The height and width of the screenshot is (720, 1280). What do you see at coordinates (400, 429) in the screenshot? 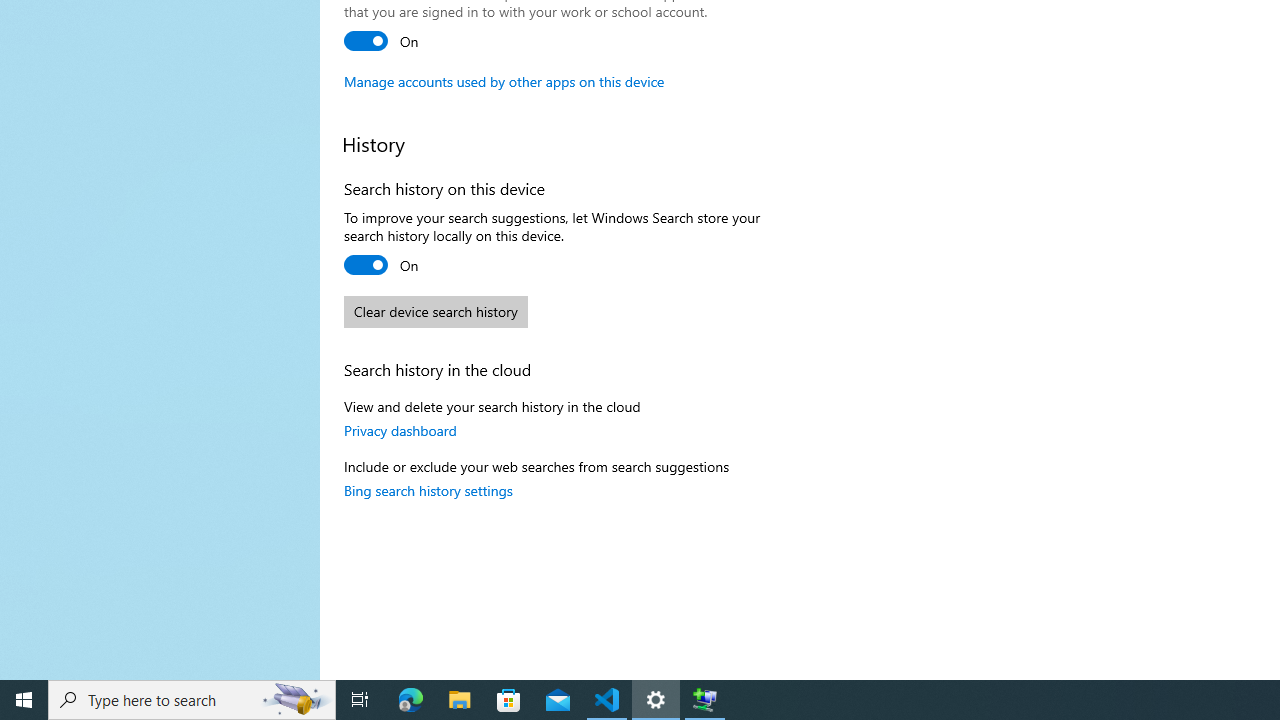
I see `'Privacy dashboard'` at bounding box center [400, 429].